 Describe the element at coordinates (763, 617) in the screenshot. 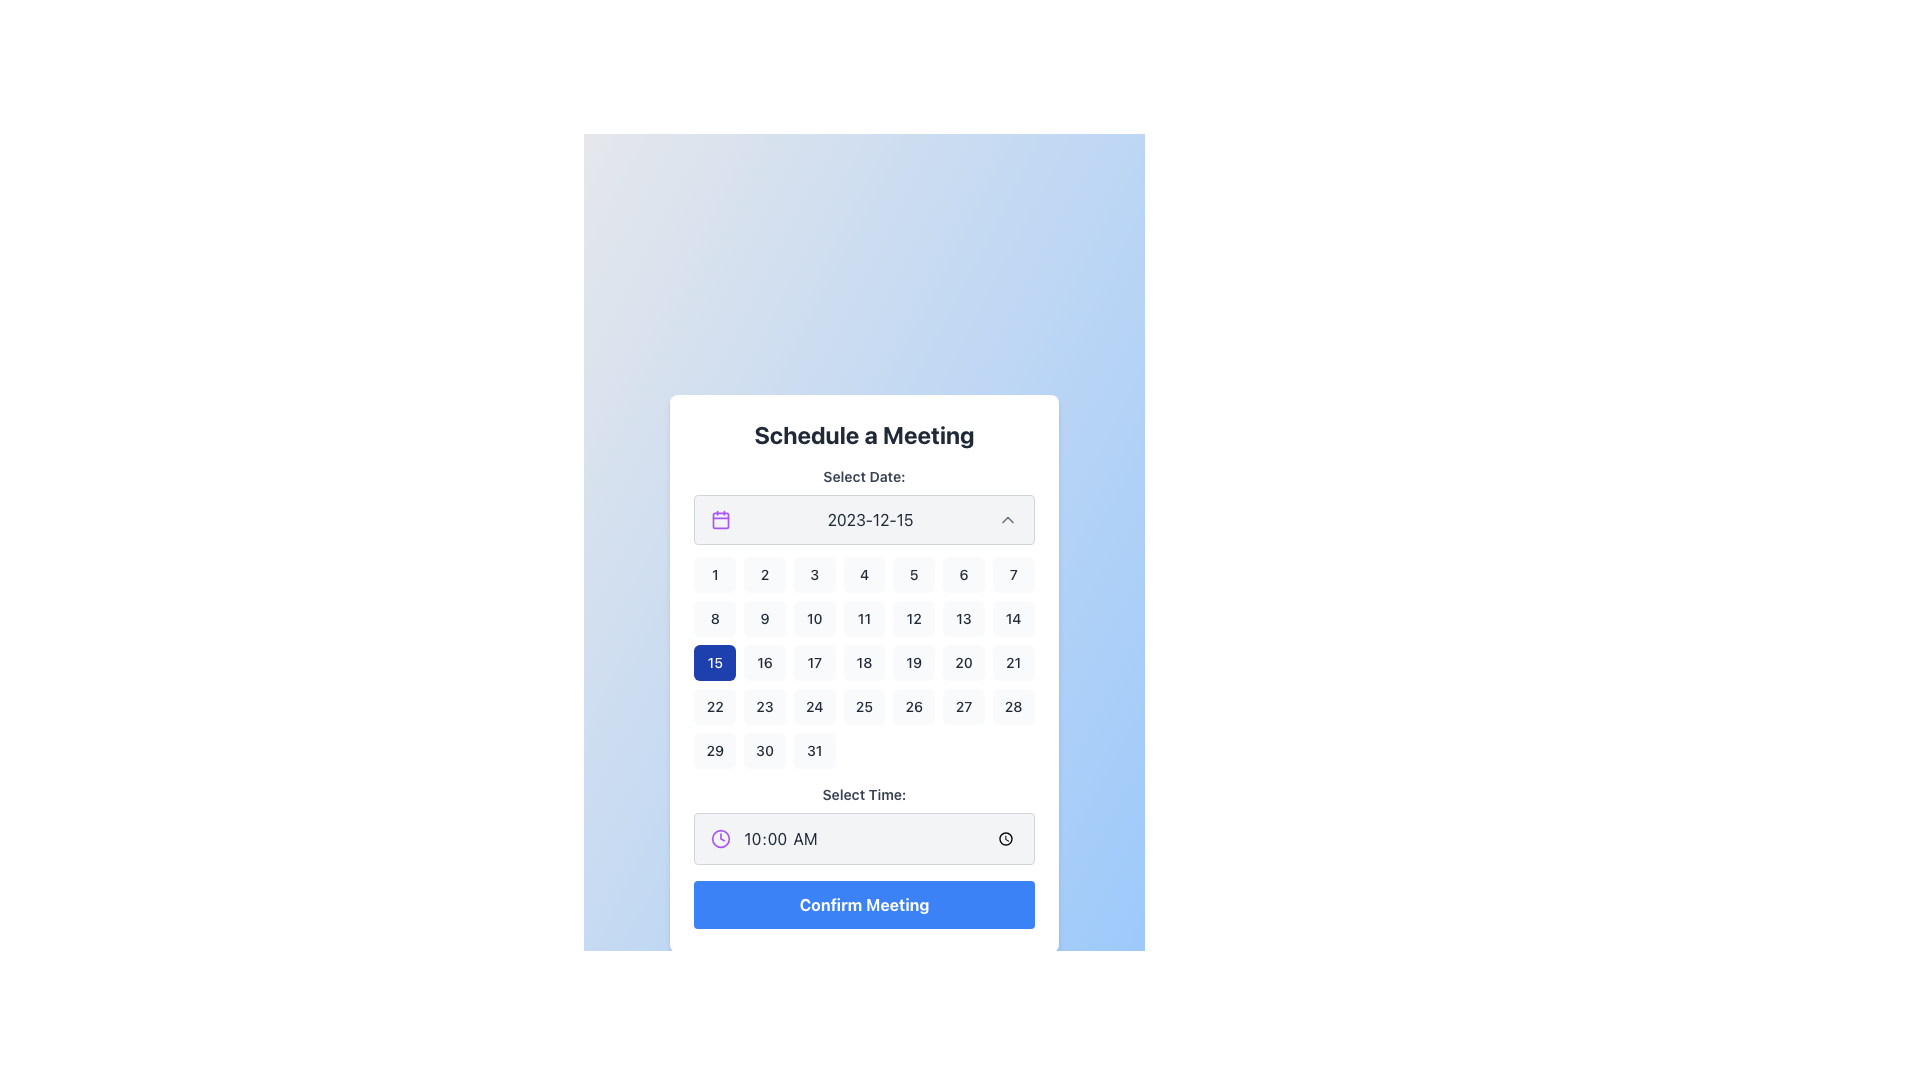

I see `the button that selects the 9th day of the month in the date-picker widget located in the second row and second column of the grid under the 'Select Date' section` at that location.